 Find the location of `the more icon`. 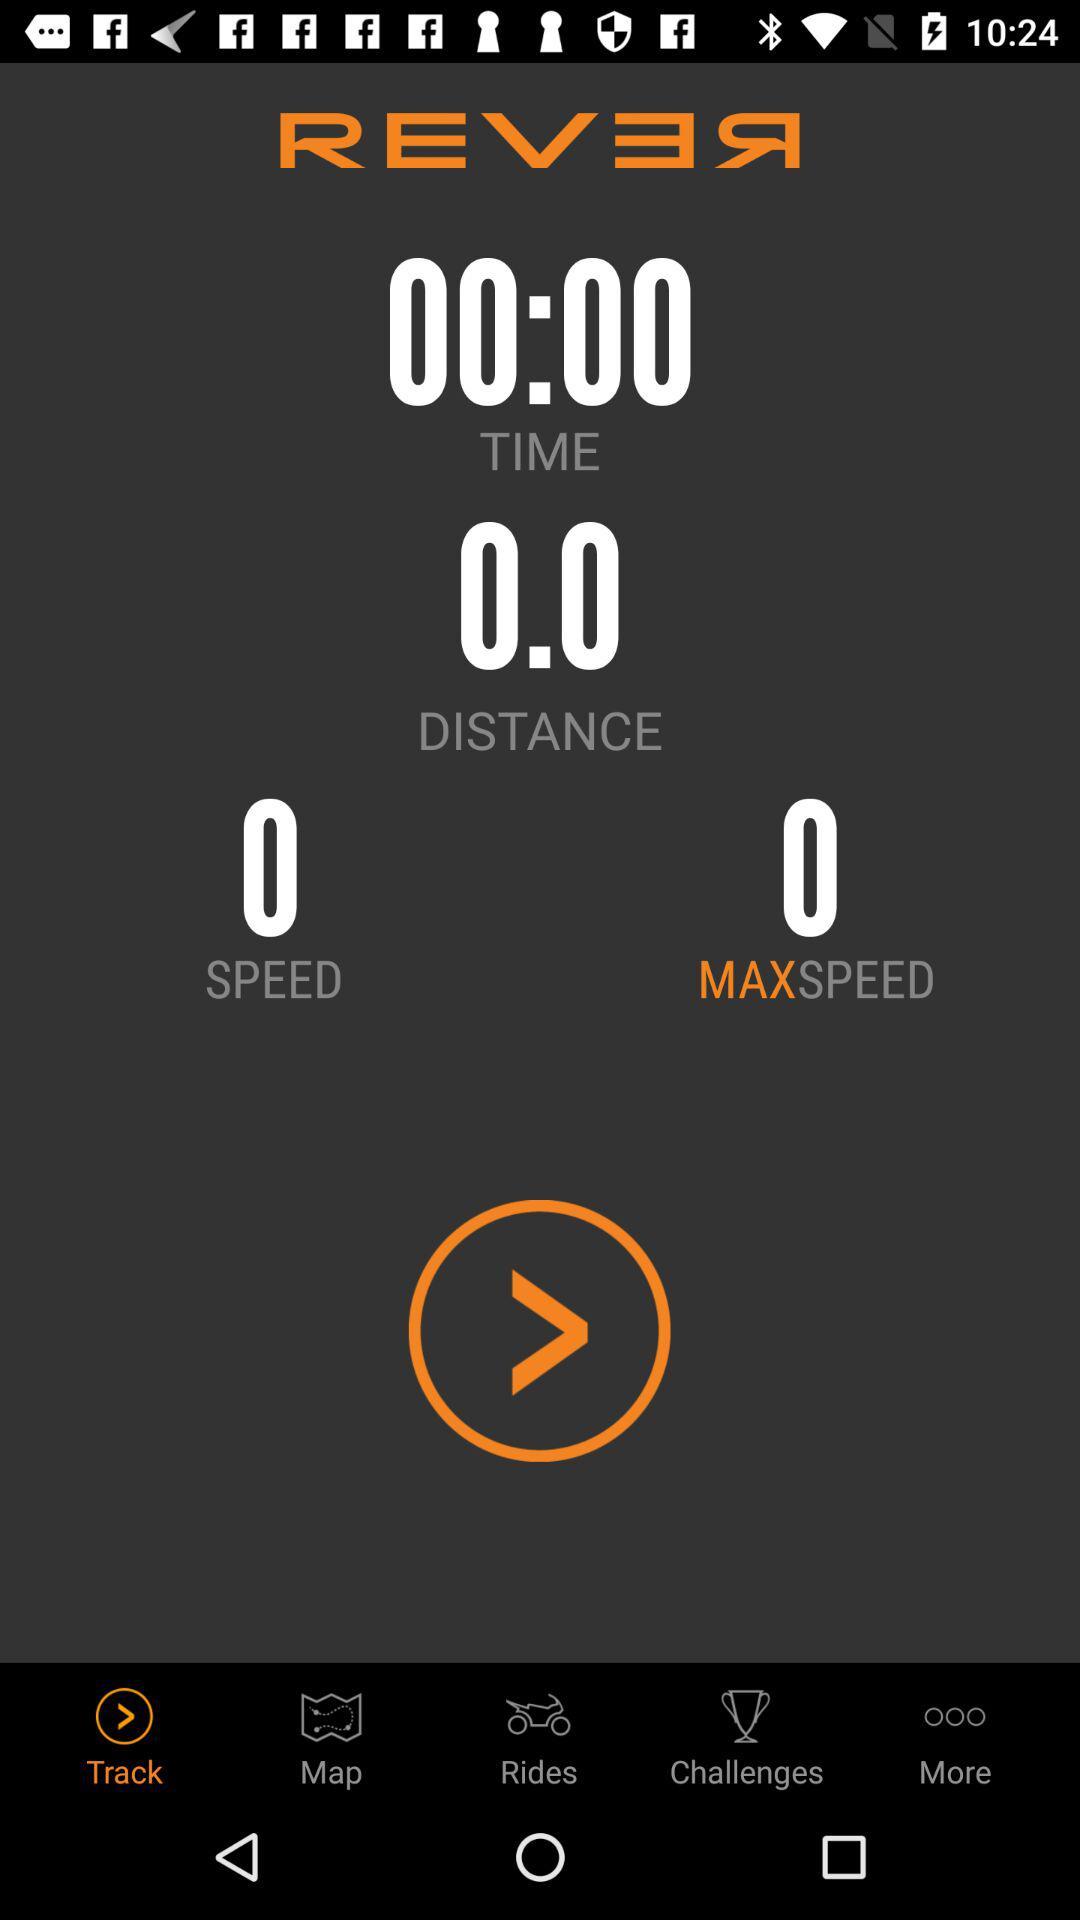

the more icon is located at coordinates (954, 1731).